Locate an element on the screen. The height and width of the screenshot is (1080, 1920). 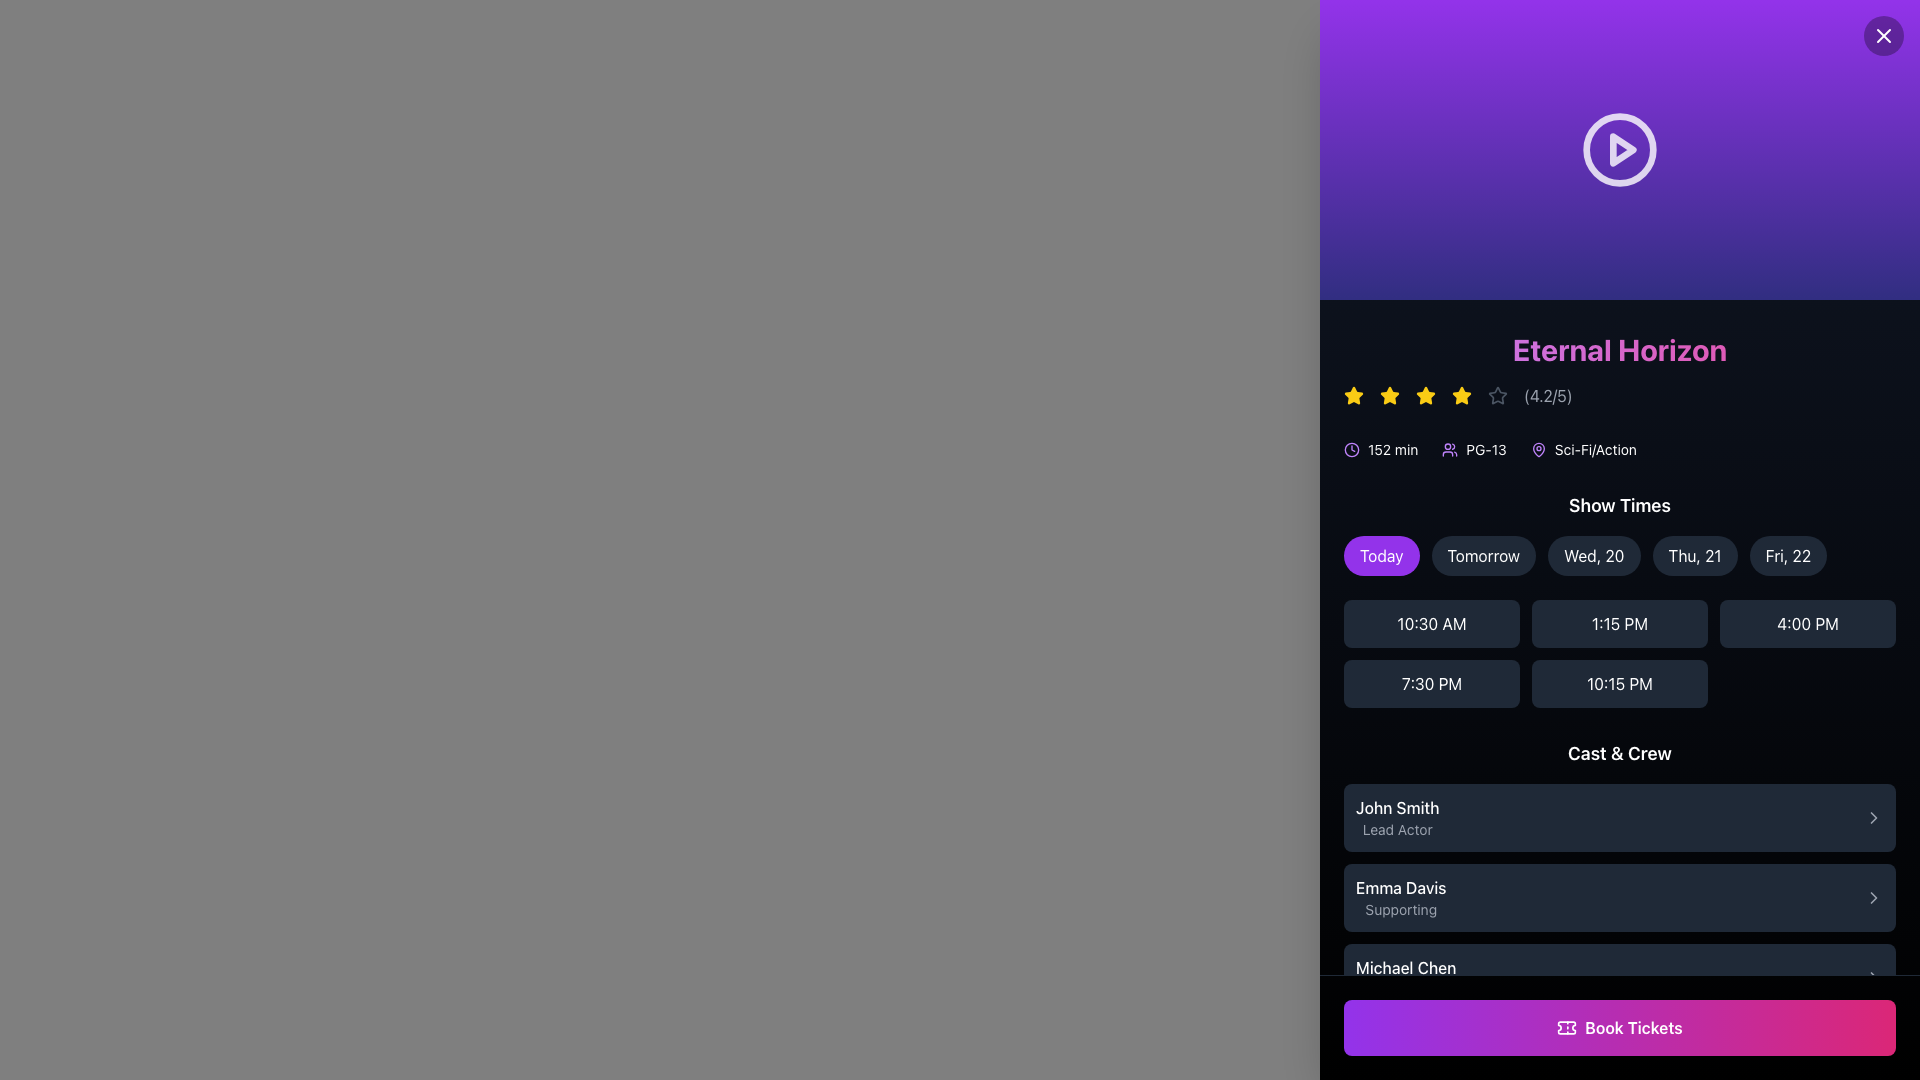
the hollow star icon is located at coordinates (1497, 396).